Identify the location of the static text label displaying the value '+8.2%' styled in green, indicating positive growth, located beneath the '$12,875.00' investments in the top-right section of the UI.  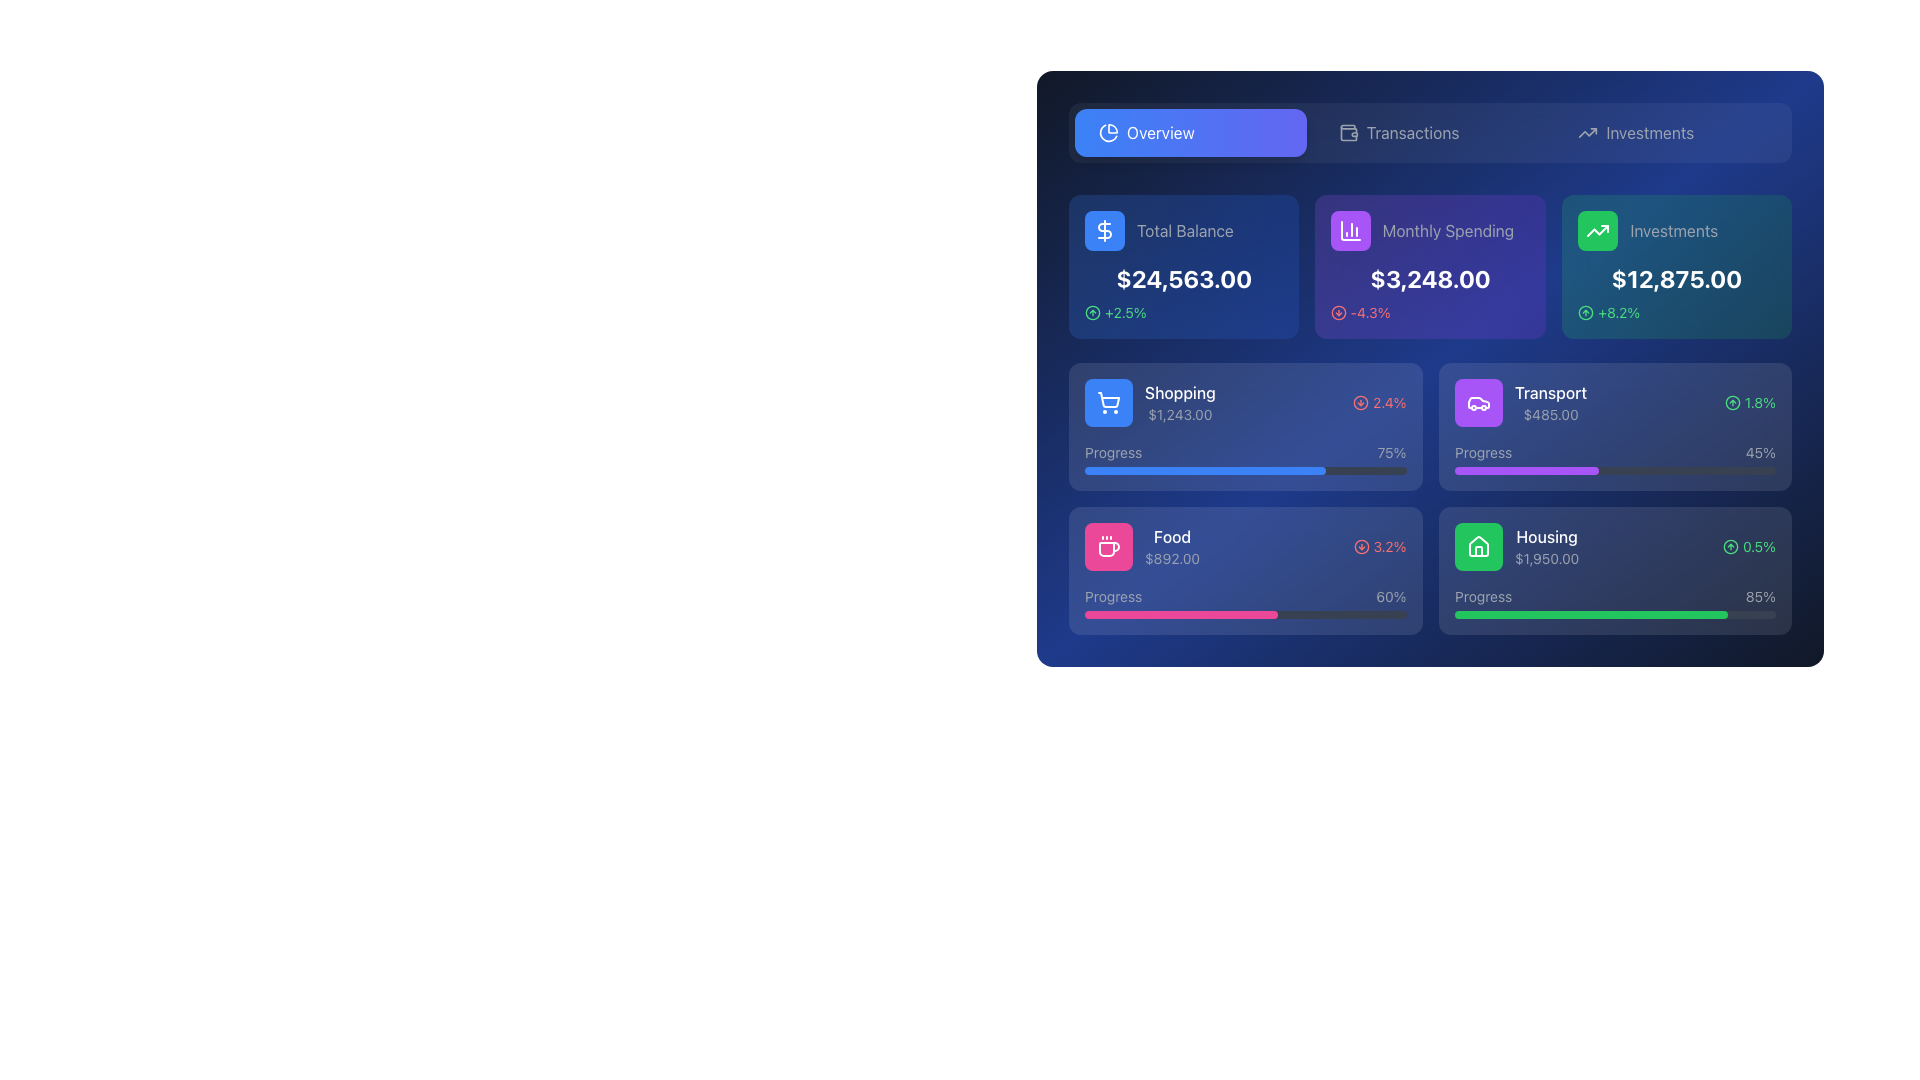
(1618, 312).